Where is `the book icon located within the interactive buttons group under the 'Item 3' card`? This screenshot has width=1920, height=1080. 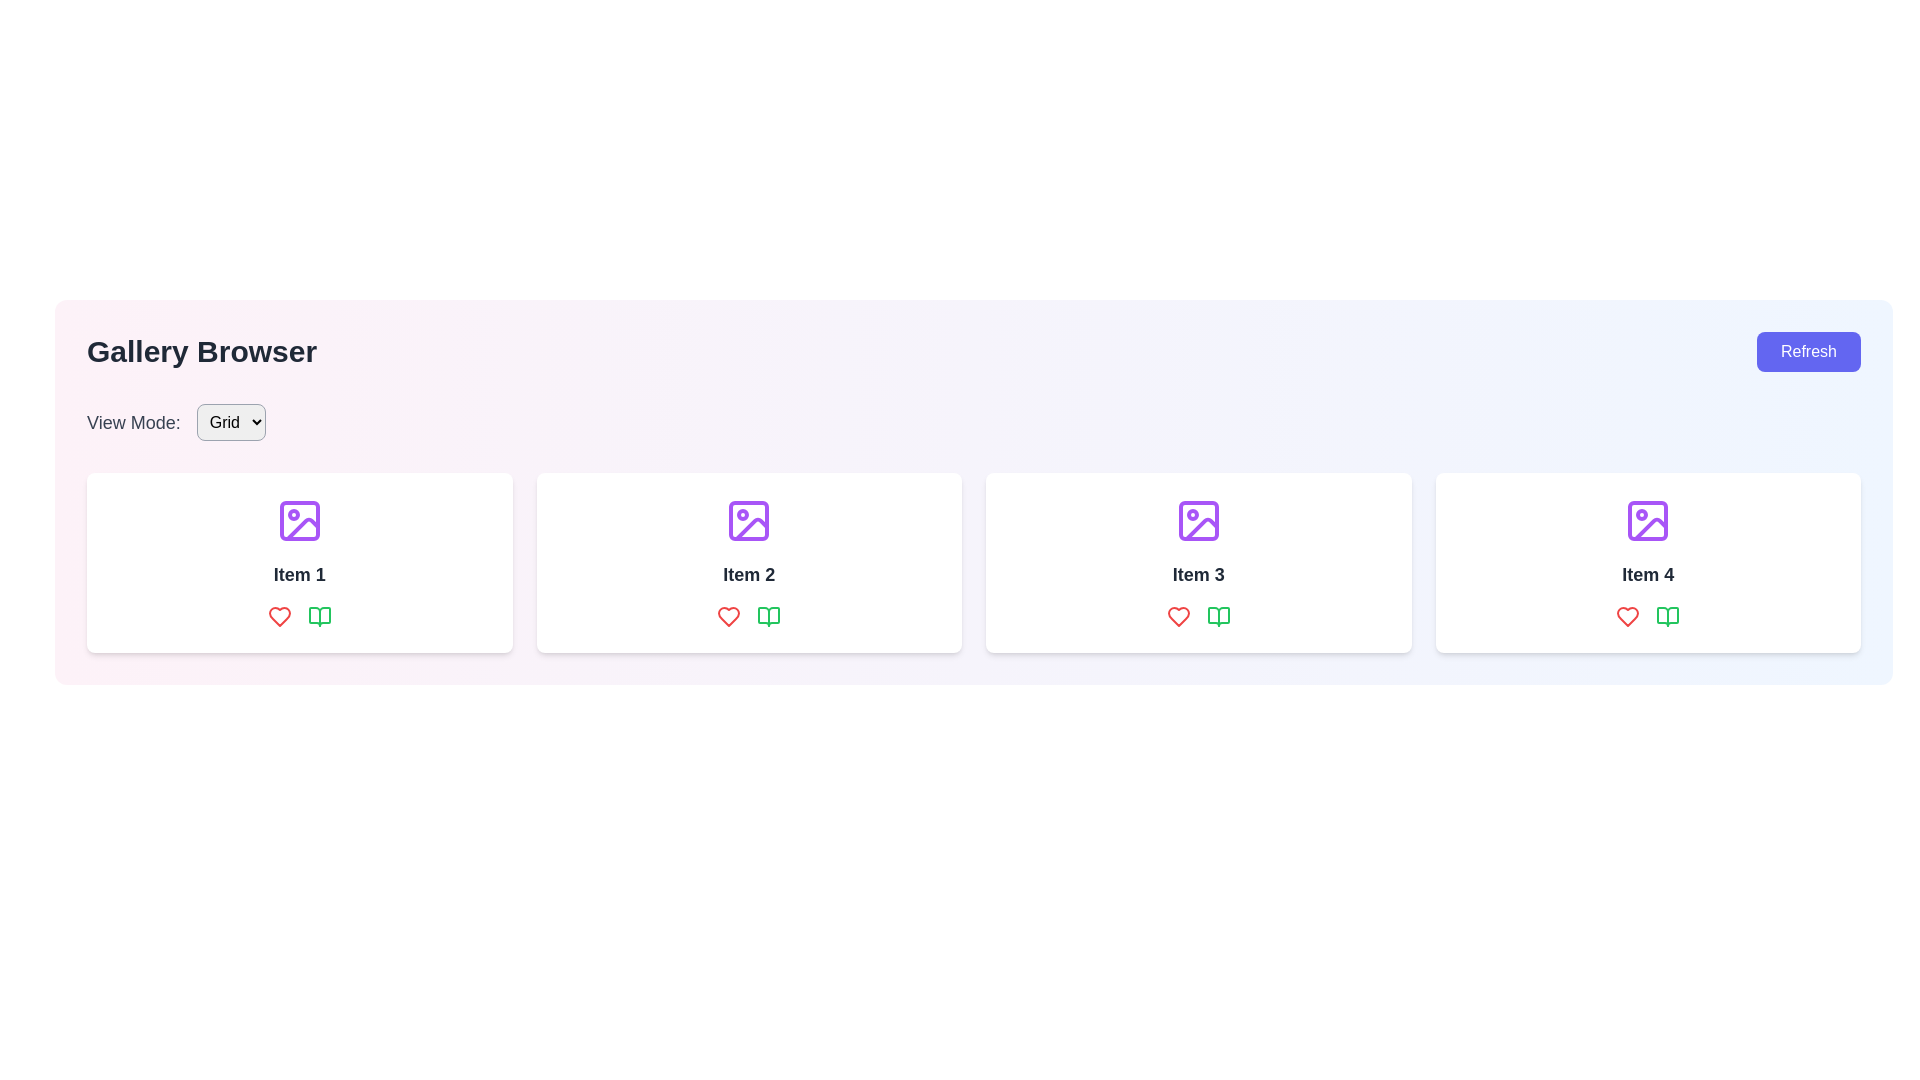
the book icon located within the interactive buttons group under the 'Item 3' card is located at coordinates (1198, 616).